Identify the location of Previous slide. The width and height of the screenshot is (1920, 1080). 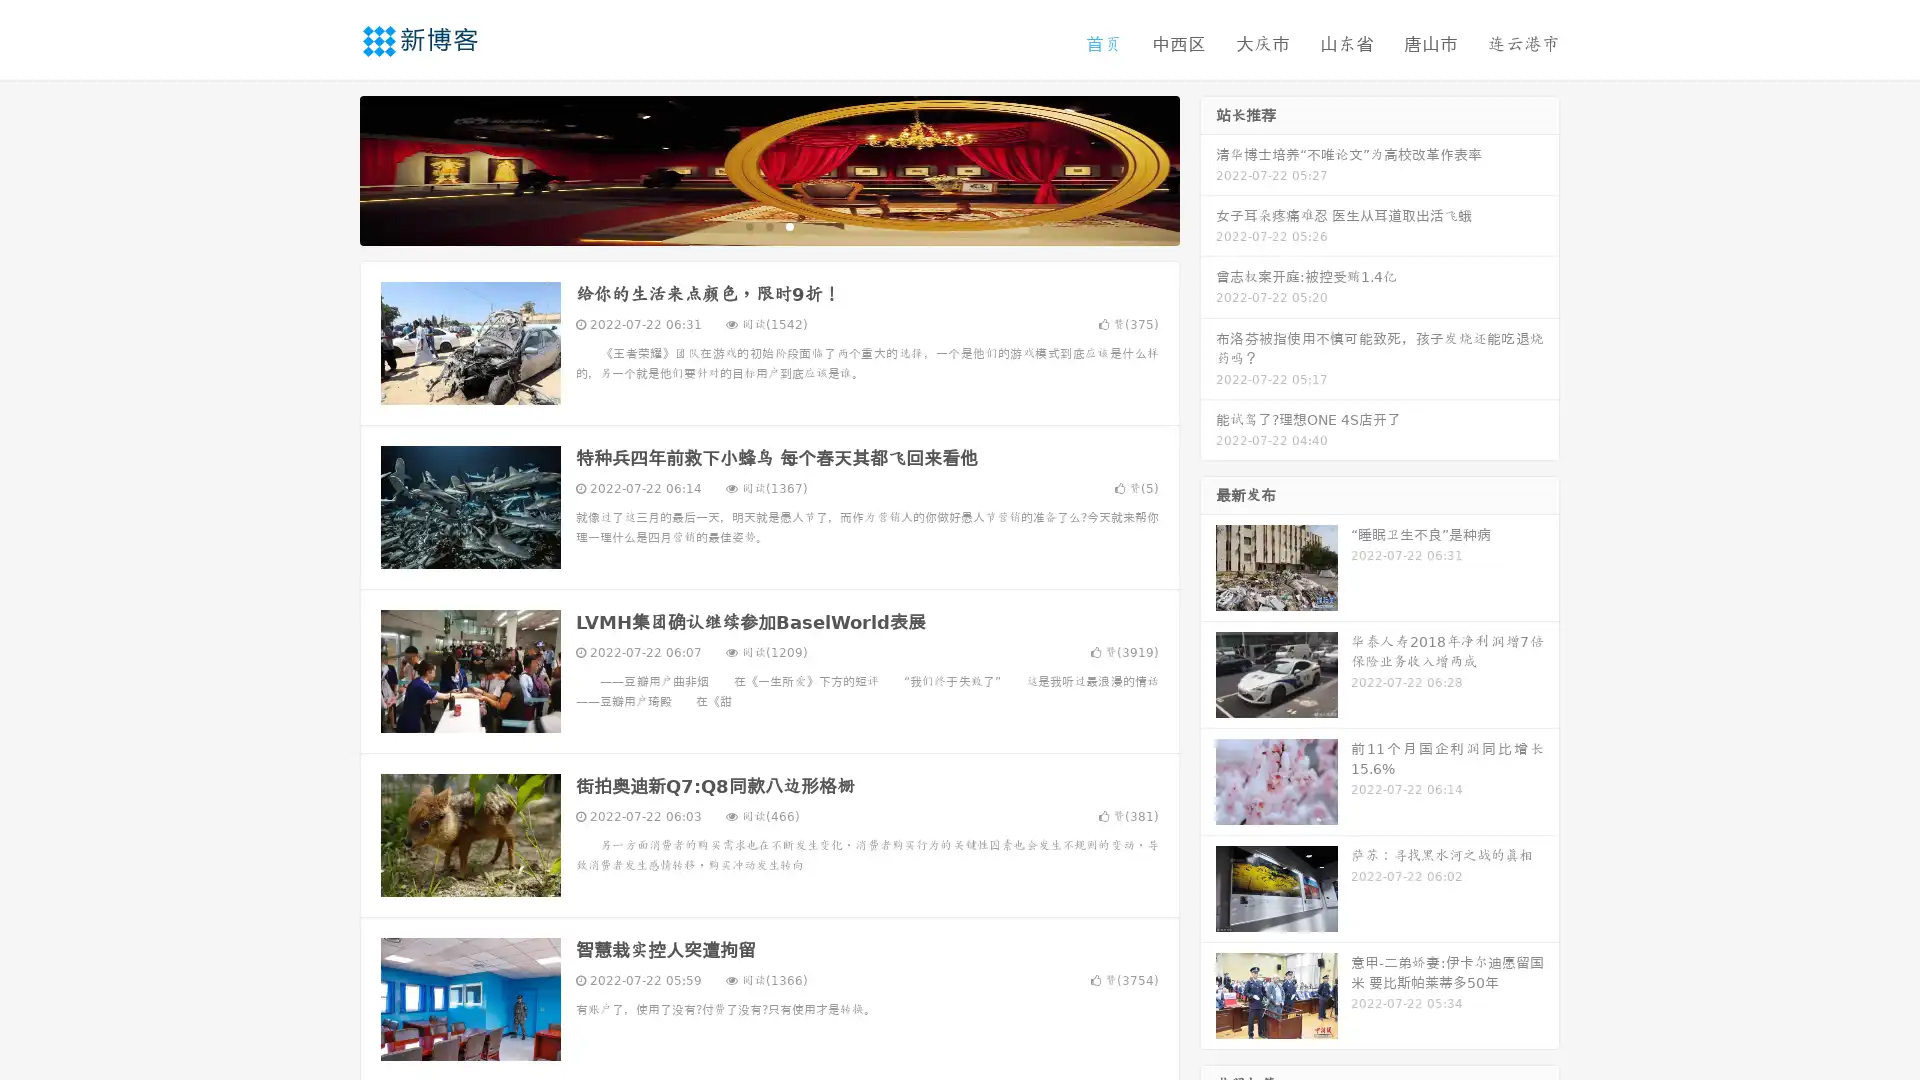
(330, 168).